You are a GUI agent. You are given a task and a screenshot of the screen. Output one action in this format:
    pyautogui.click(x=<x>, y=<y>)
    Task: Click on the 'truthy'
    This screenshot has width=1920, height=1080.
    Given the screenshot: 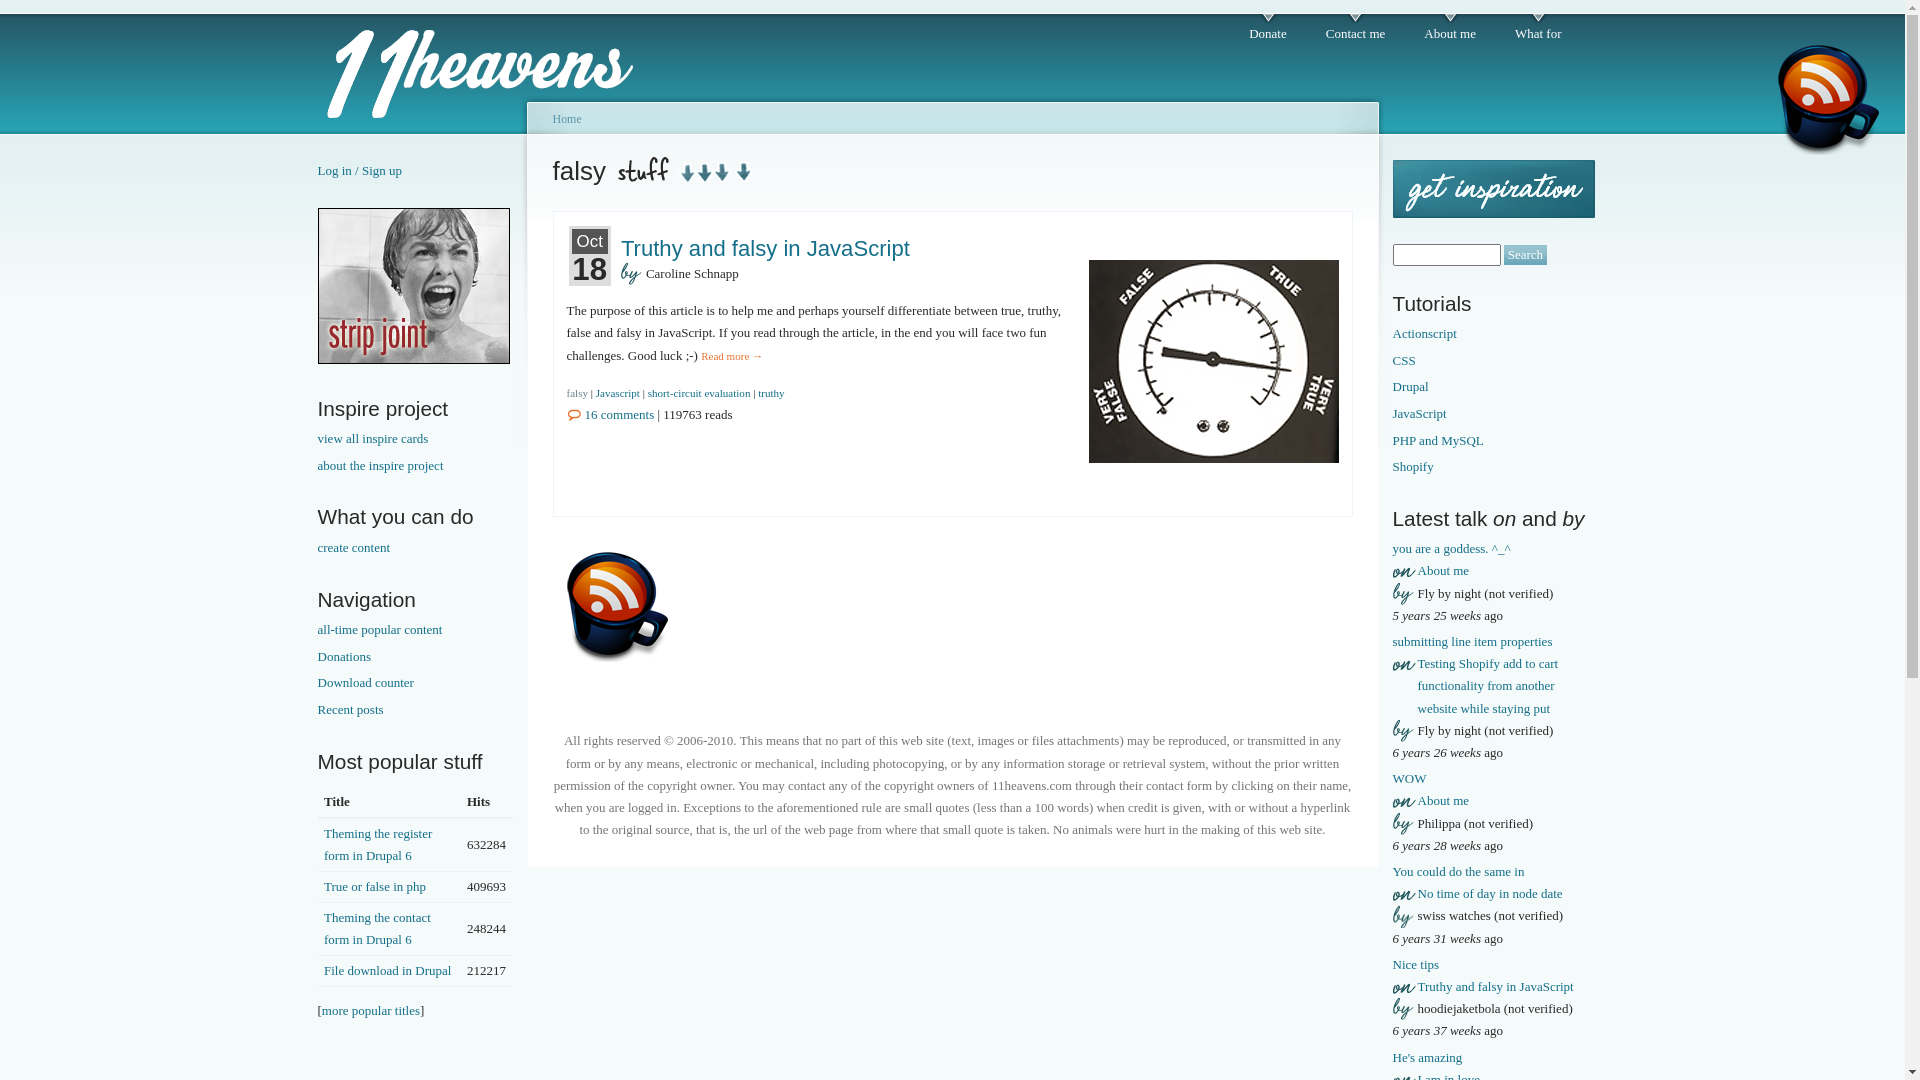 What is the action you would take?
    pyautogui.click(x=770, y=393)
    